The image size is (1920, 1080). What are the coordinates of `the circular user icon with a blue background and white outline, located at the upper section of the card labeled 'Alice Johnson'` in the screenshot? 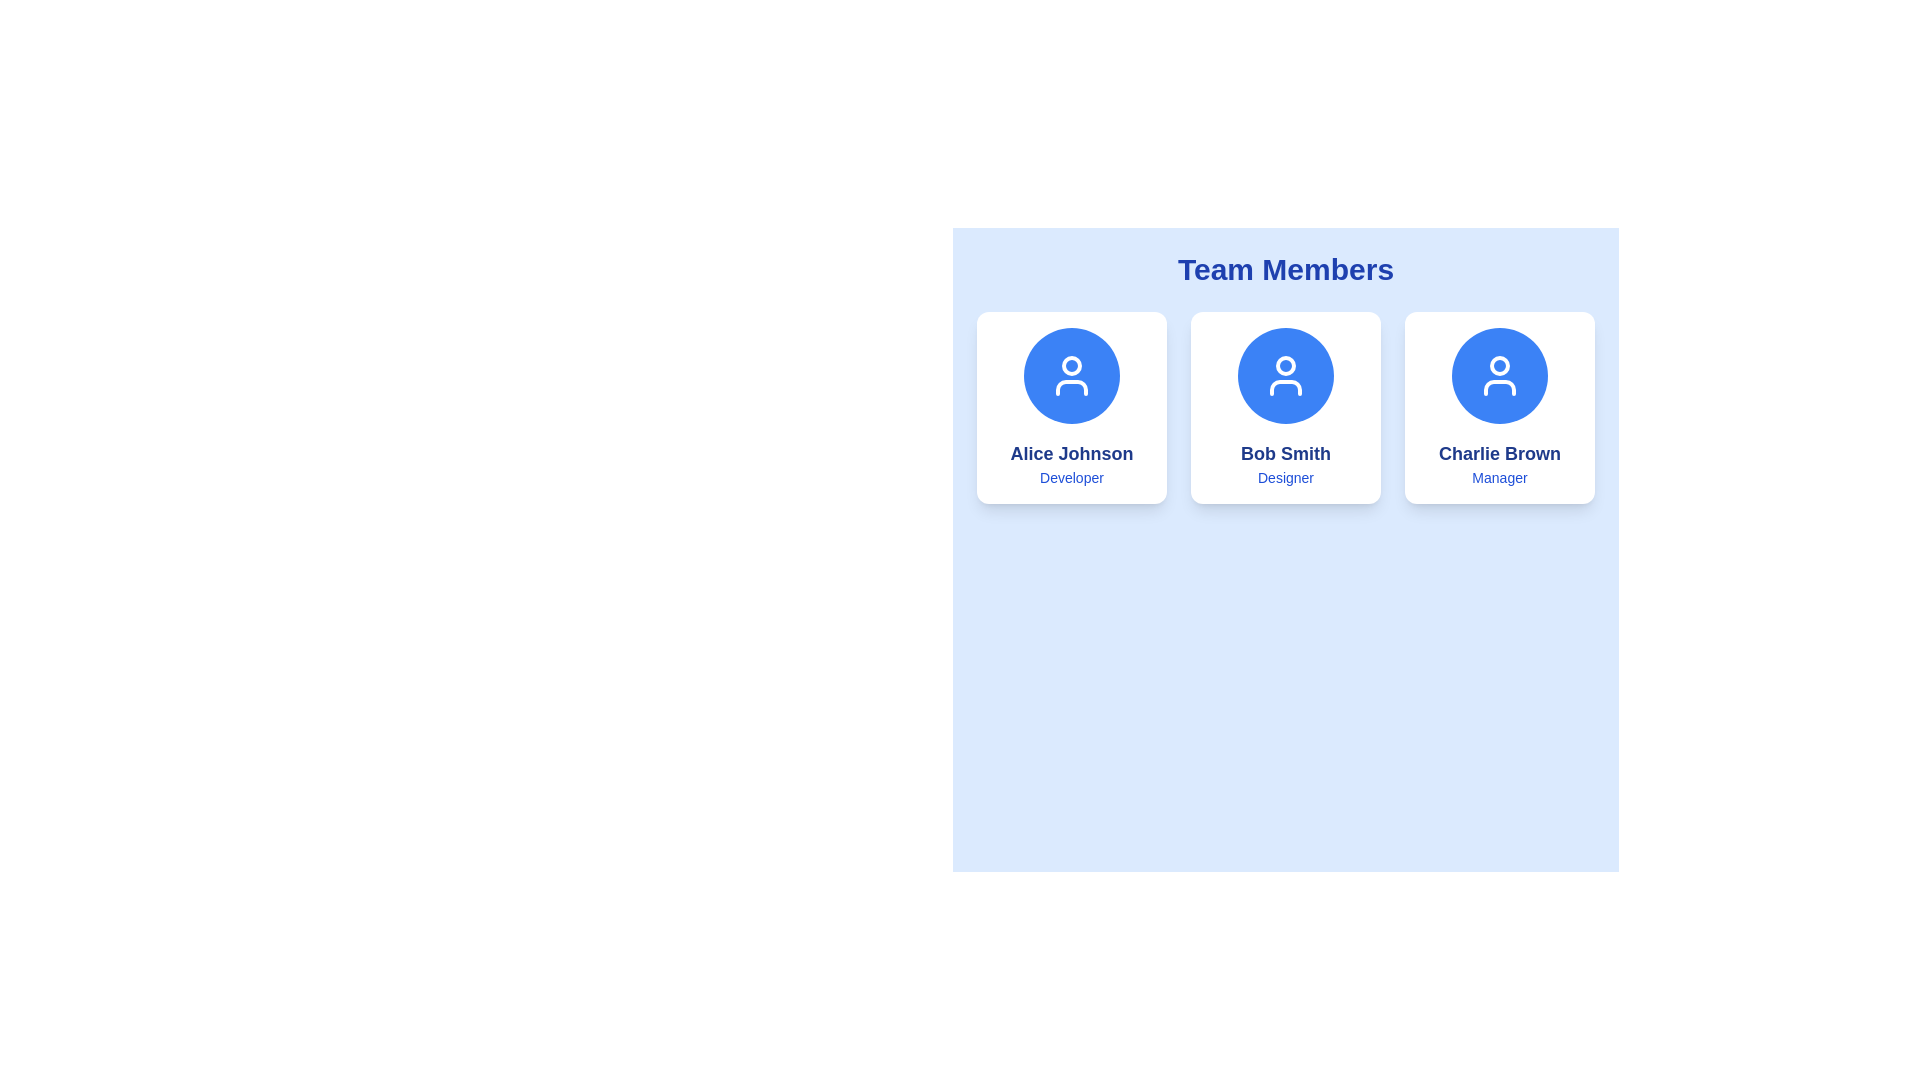 It's located at (1070, 375).